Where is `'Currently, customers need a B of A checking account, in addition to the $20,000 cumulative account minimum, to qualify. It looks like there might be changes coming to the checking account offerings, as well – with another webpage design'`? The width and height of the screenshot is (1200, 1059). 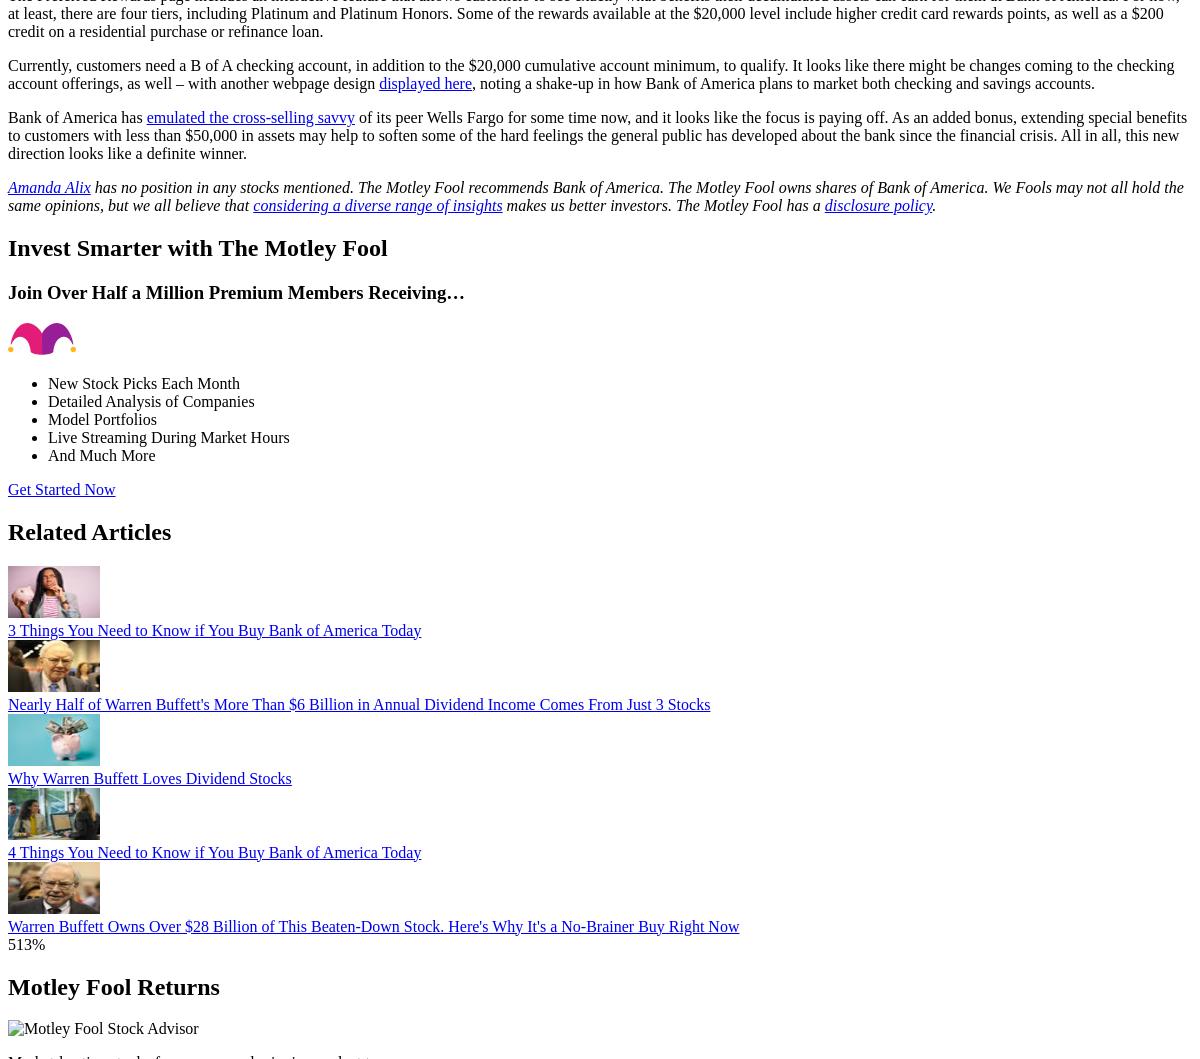
'Currently, customers need a B of A checking account, in addition to the $20,000 cumulative account minimum, to qualify. It looks like there might be changes coming to the checking account offerings, as well – with another webpage design' is located at coordinates (590, 74).